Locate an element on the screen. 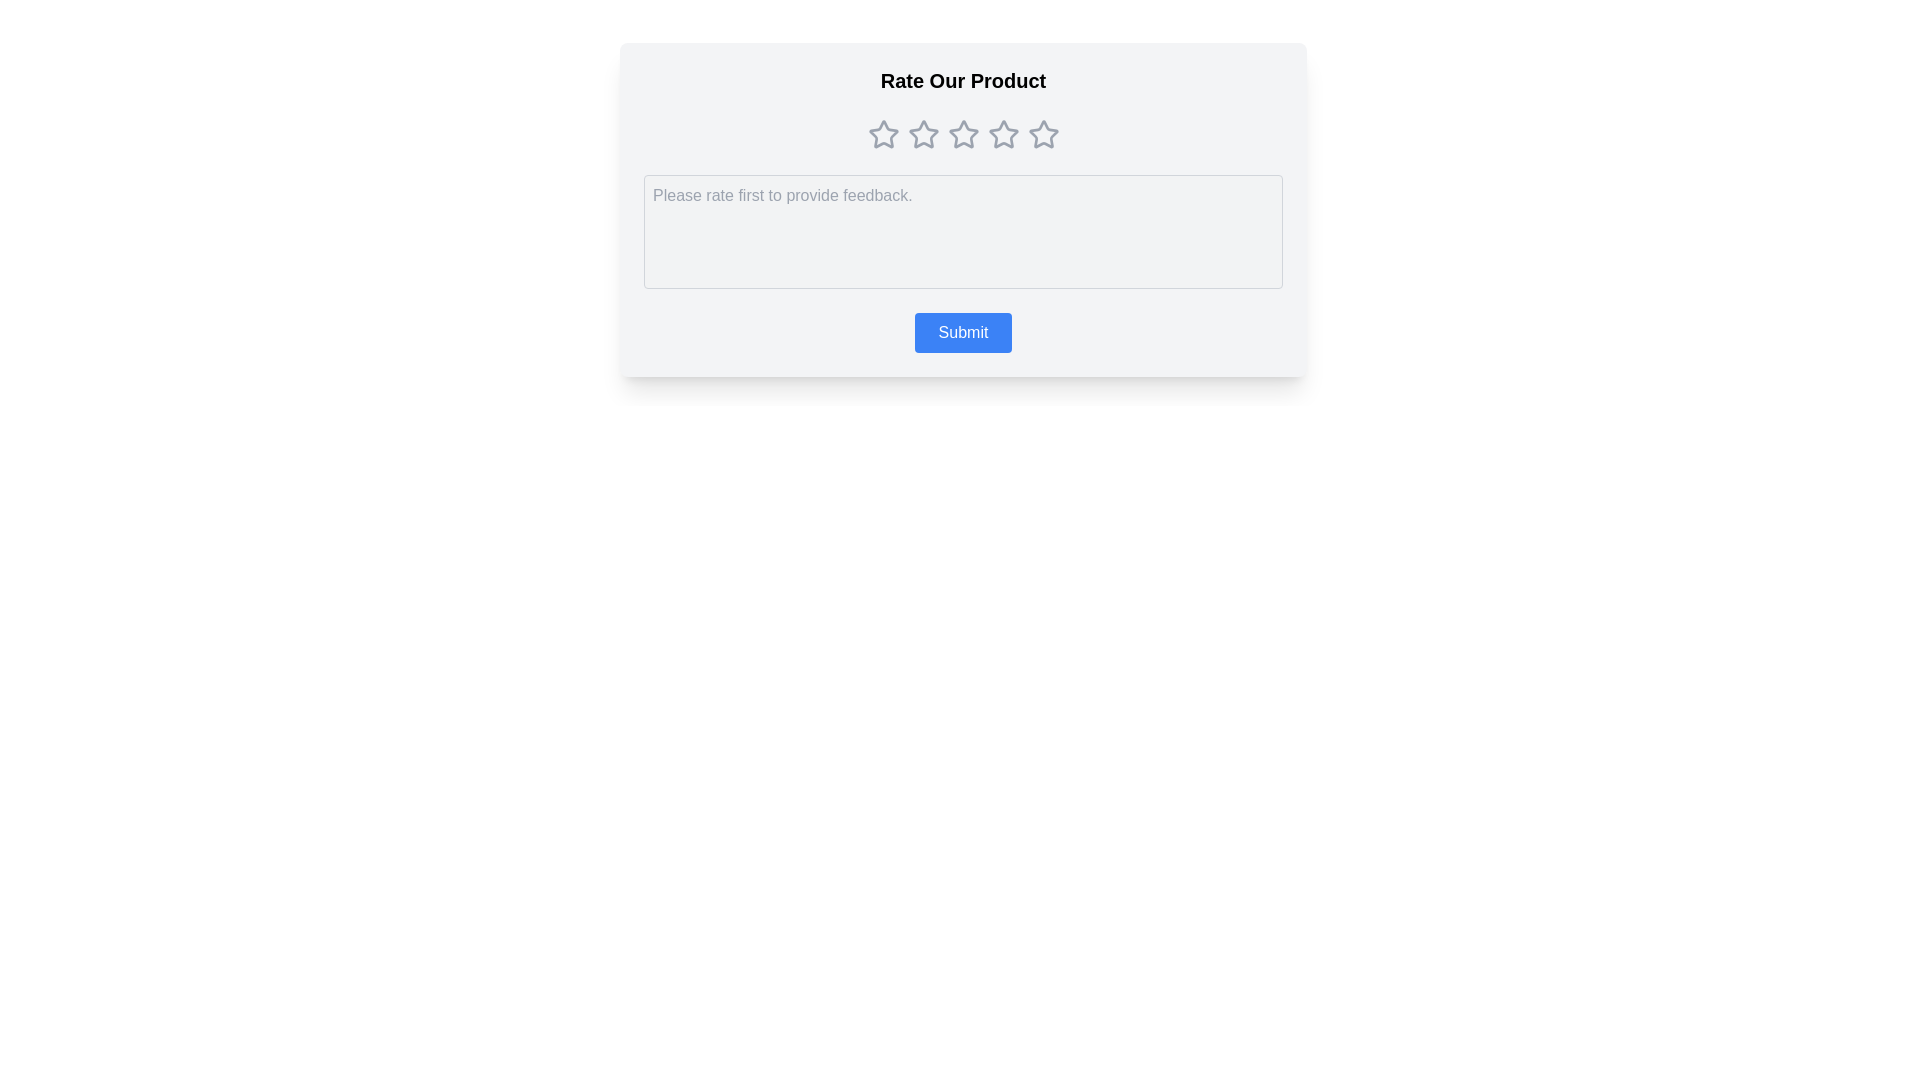  the blue 'Submit' button with rounded corners to observe the hover effect is located at coordinates (963, 331).